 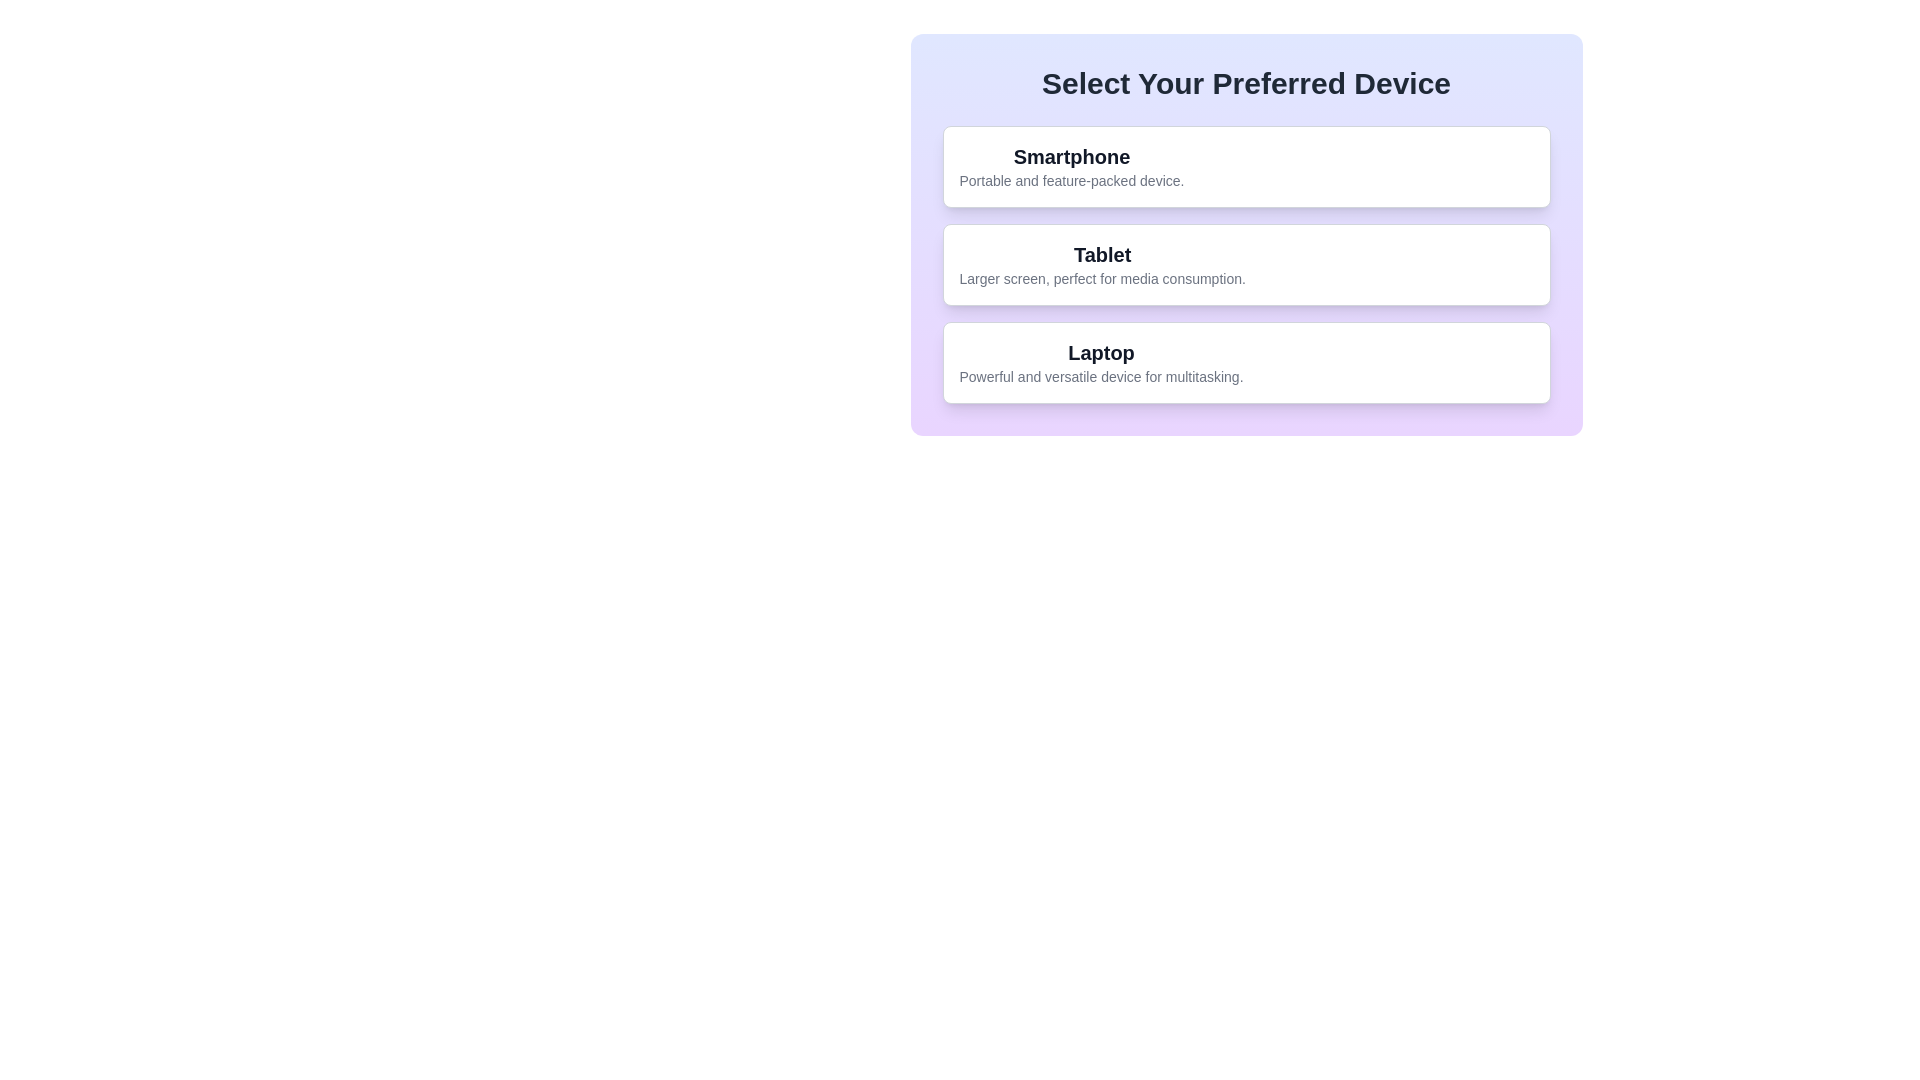 What do you see at coordinates (1100, 352) in the screenshot?
I see `the text label displaying 'Laptop' in bold styling` at bounding box center [1100, 352].